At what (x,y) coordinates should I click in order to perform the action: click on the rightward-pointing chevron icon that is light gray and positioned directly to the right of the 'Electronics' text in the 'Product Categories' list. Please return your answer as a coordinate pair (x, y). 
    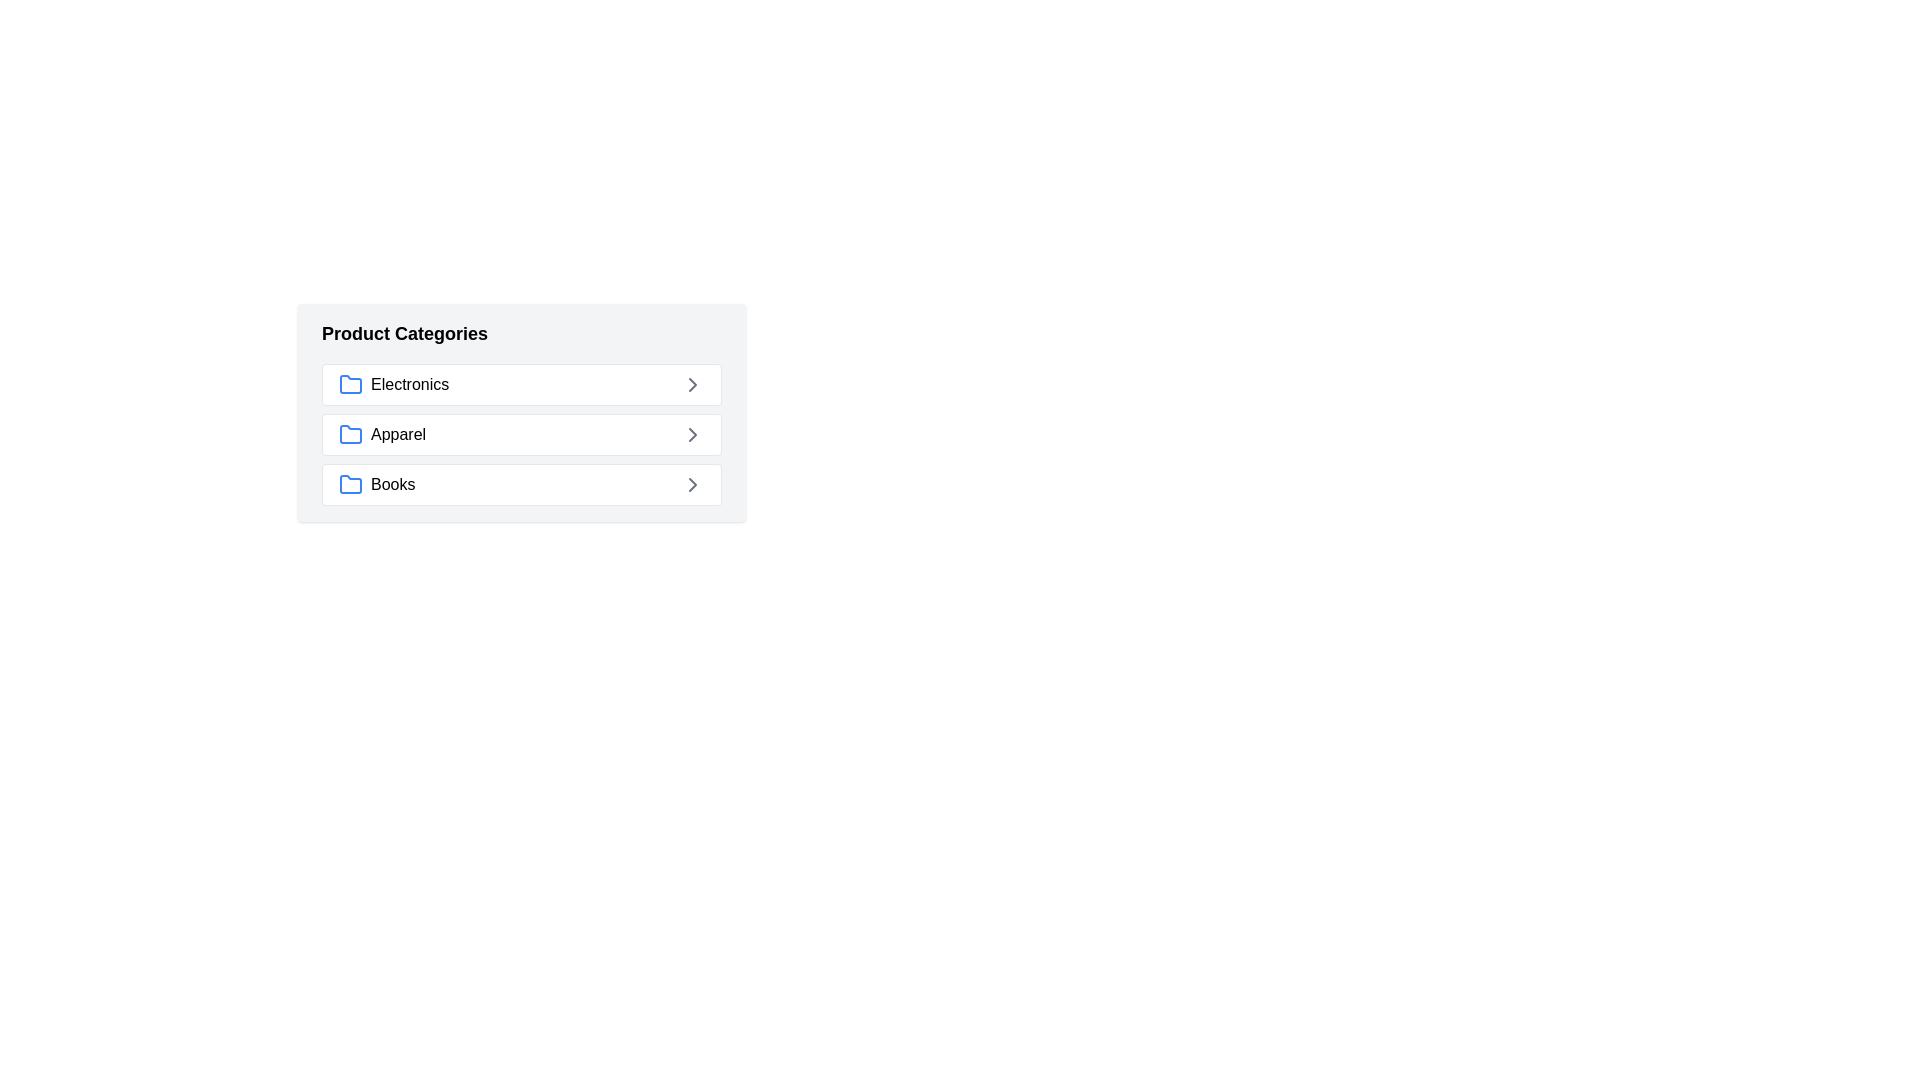
    Looking at the image, I should click on (692, 385).